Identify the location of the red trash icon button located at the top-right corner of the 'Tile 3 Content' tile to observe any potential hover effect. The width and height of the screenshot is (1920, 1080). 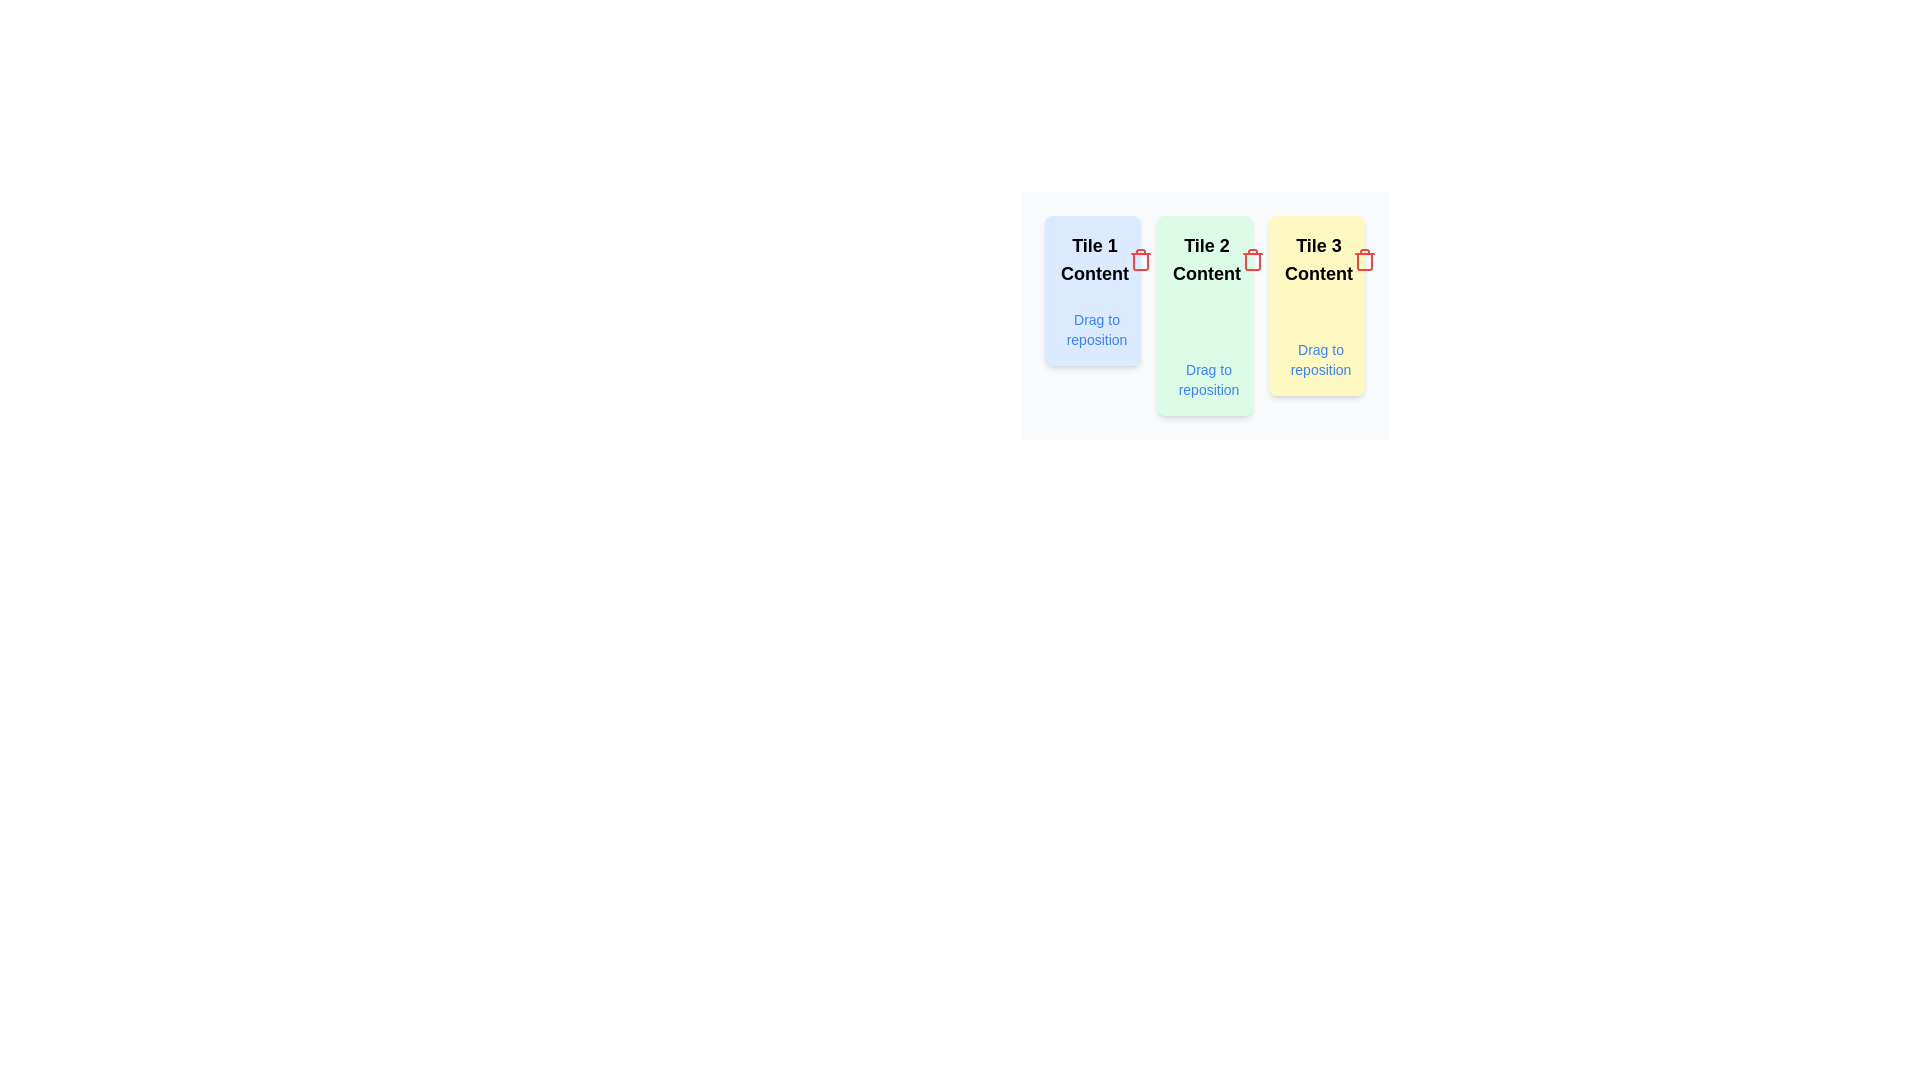
(1363, 258).